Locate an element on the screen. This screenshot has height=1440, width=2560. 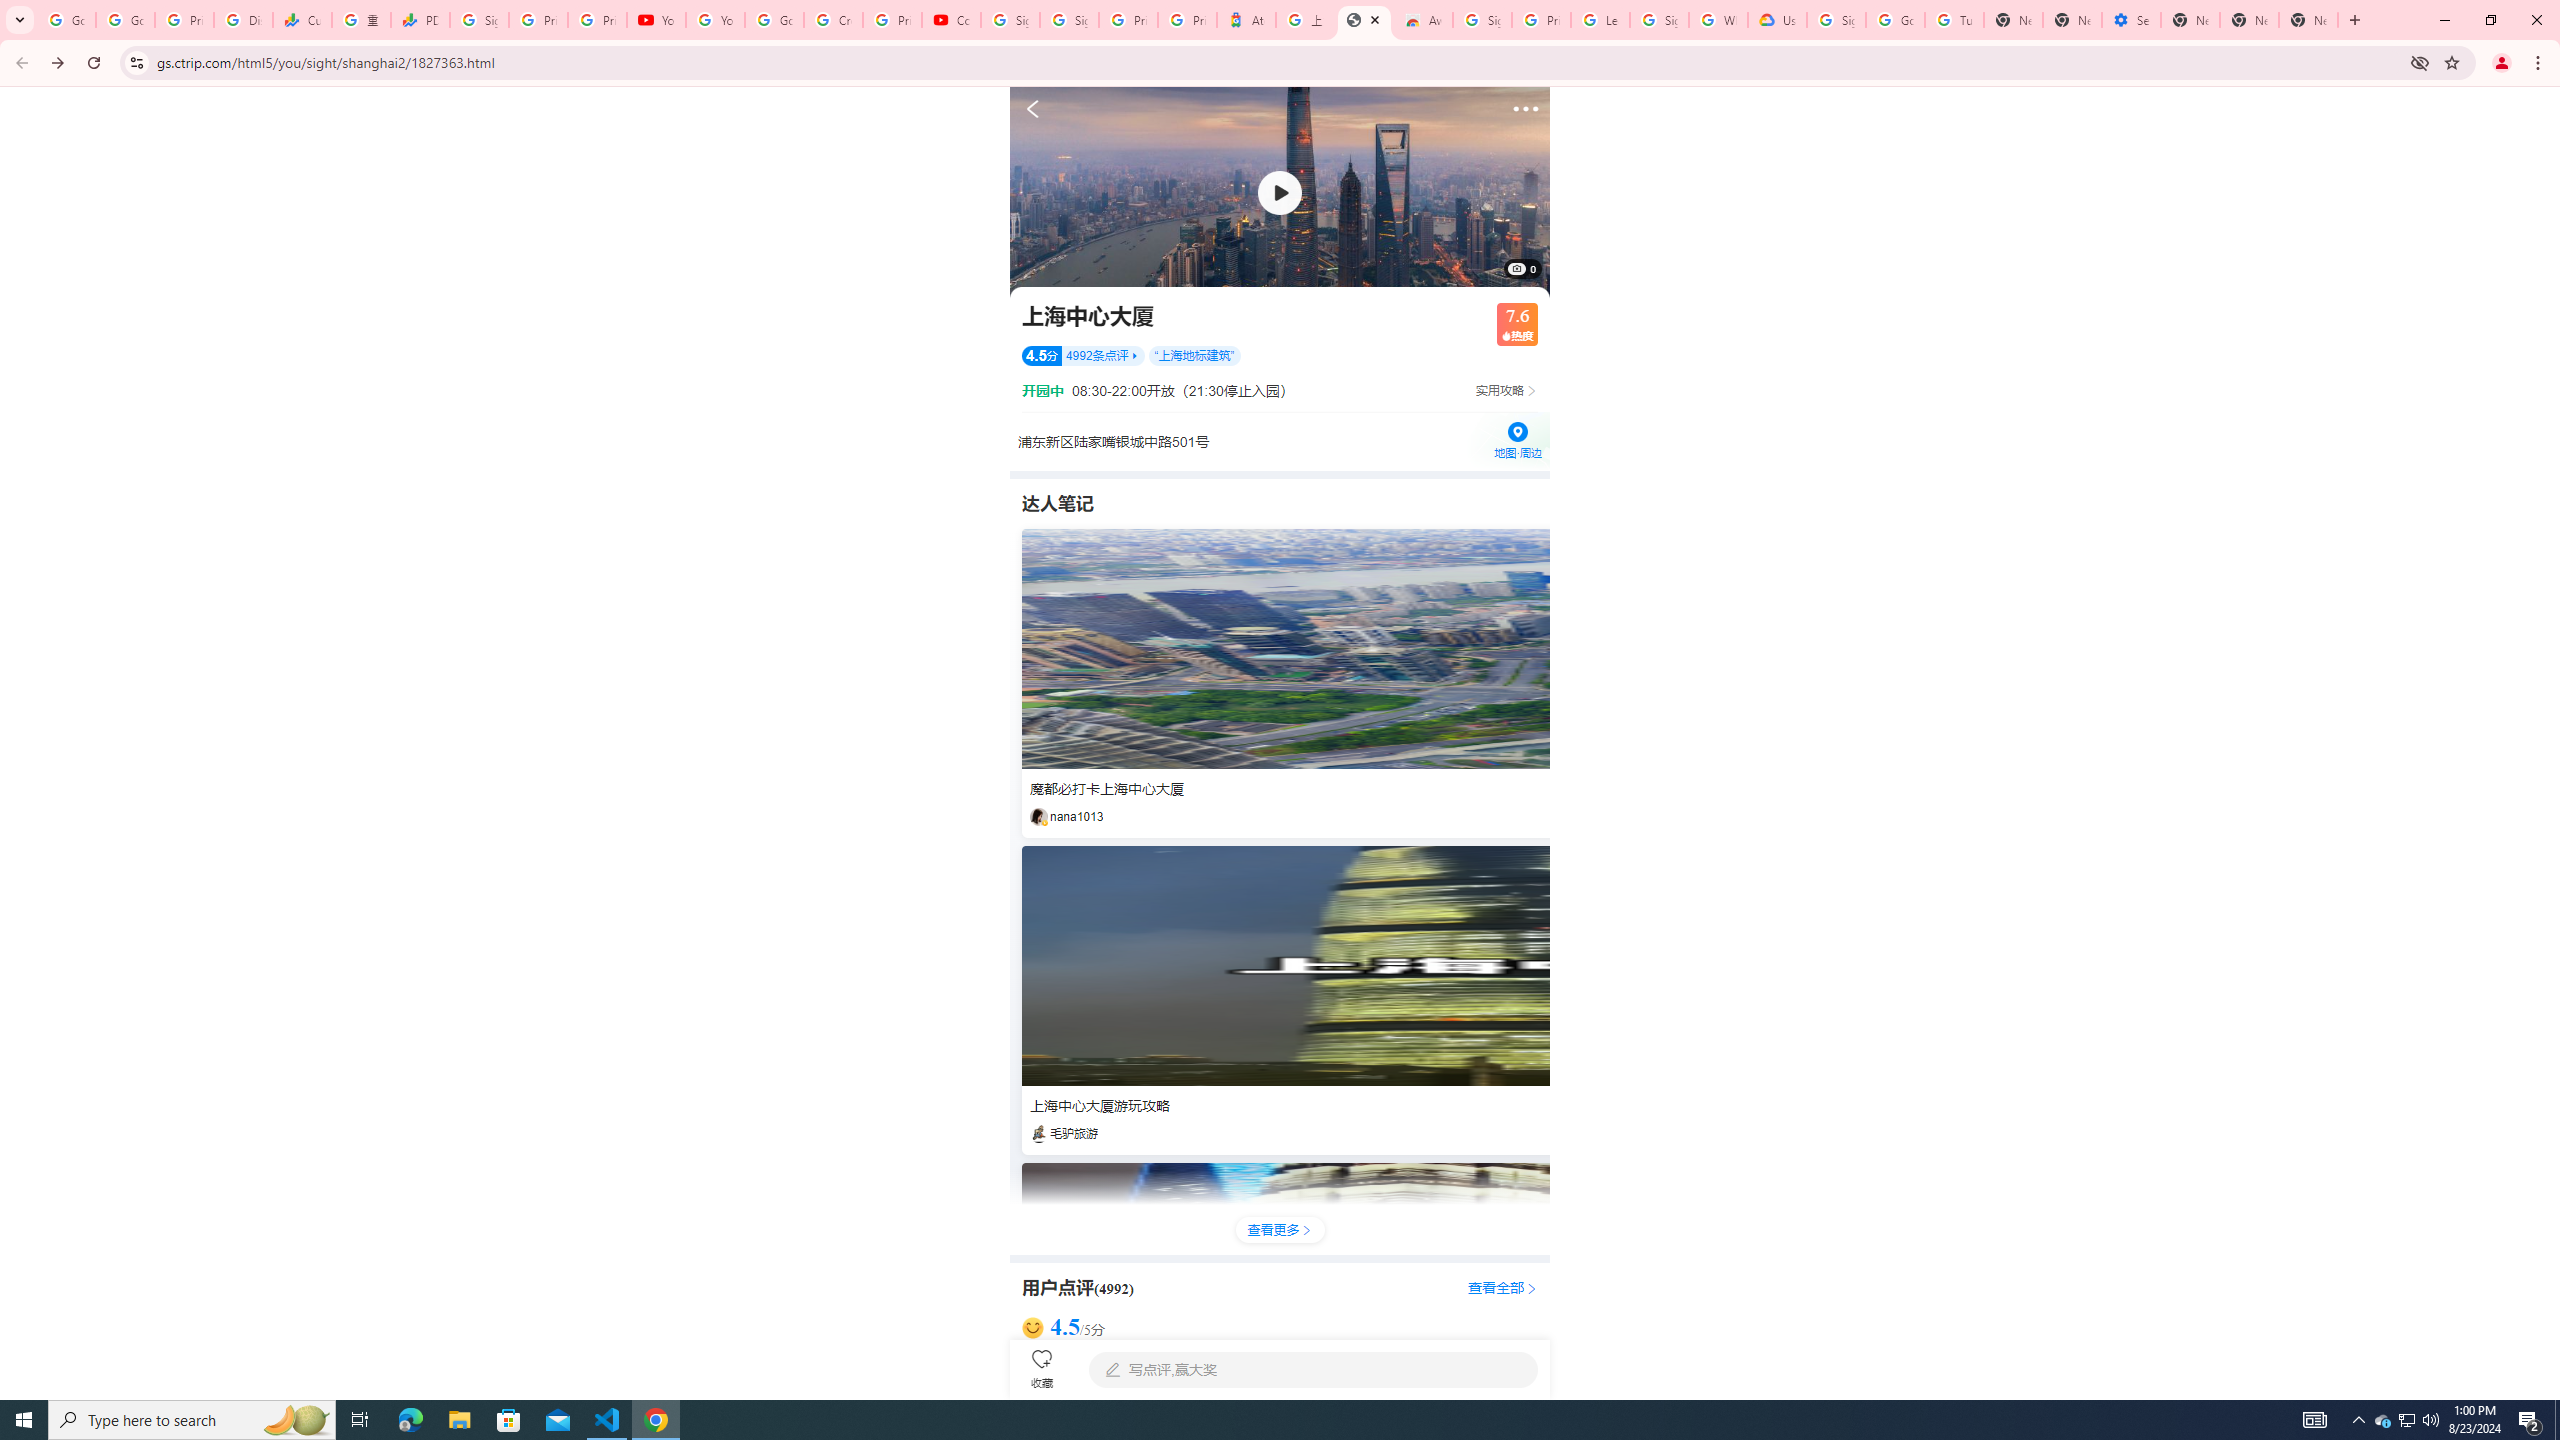
'Google Workspace Admin Community' is located at coordinates (65, 19).